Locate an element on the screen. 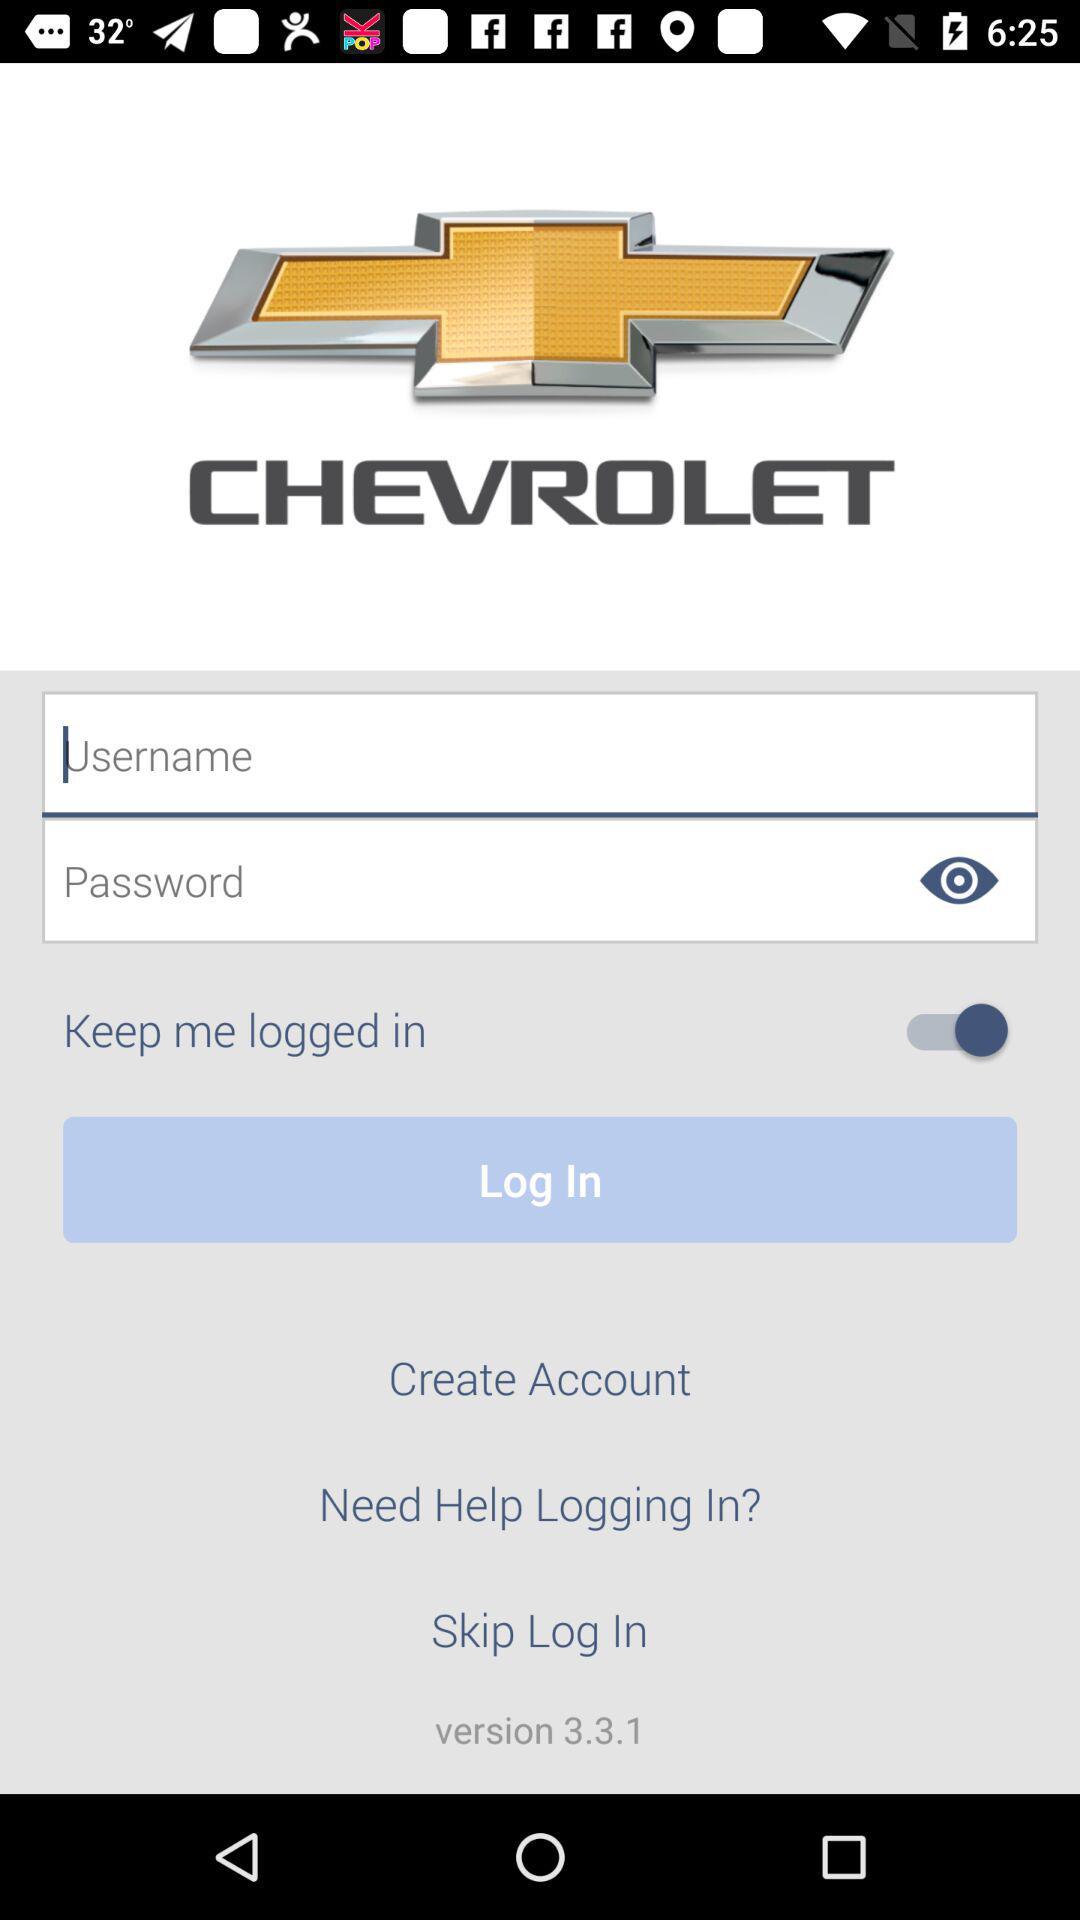 The width and height of the screenshot is (1080, 1920). username field is located at coordinates (540, 753).